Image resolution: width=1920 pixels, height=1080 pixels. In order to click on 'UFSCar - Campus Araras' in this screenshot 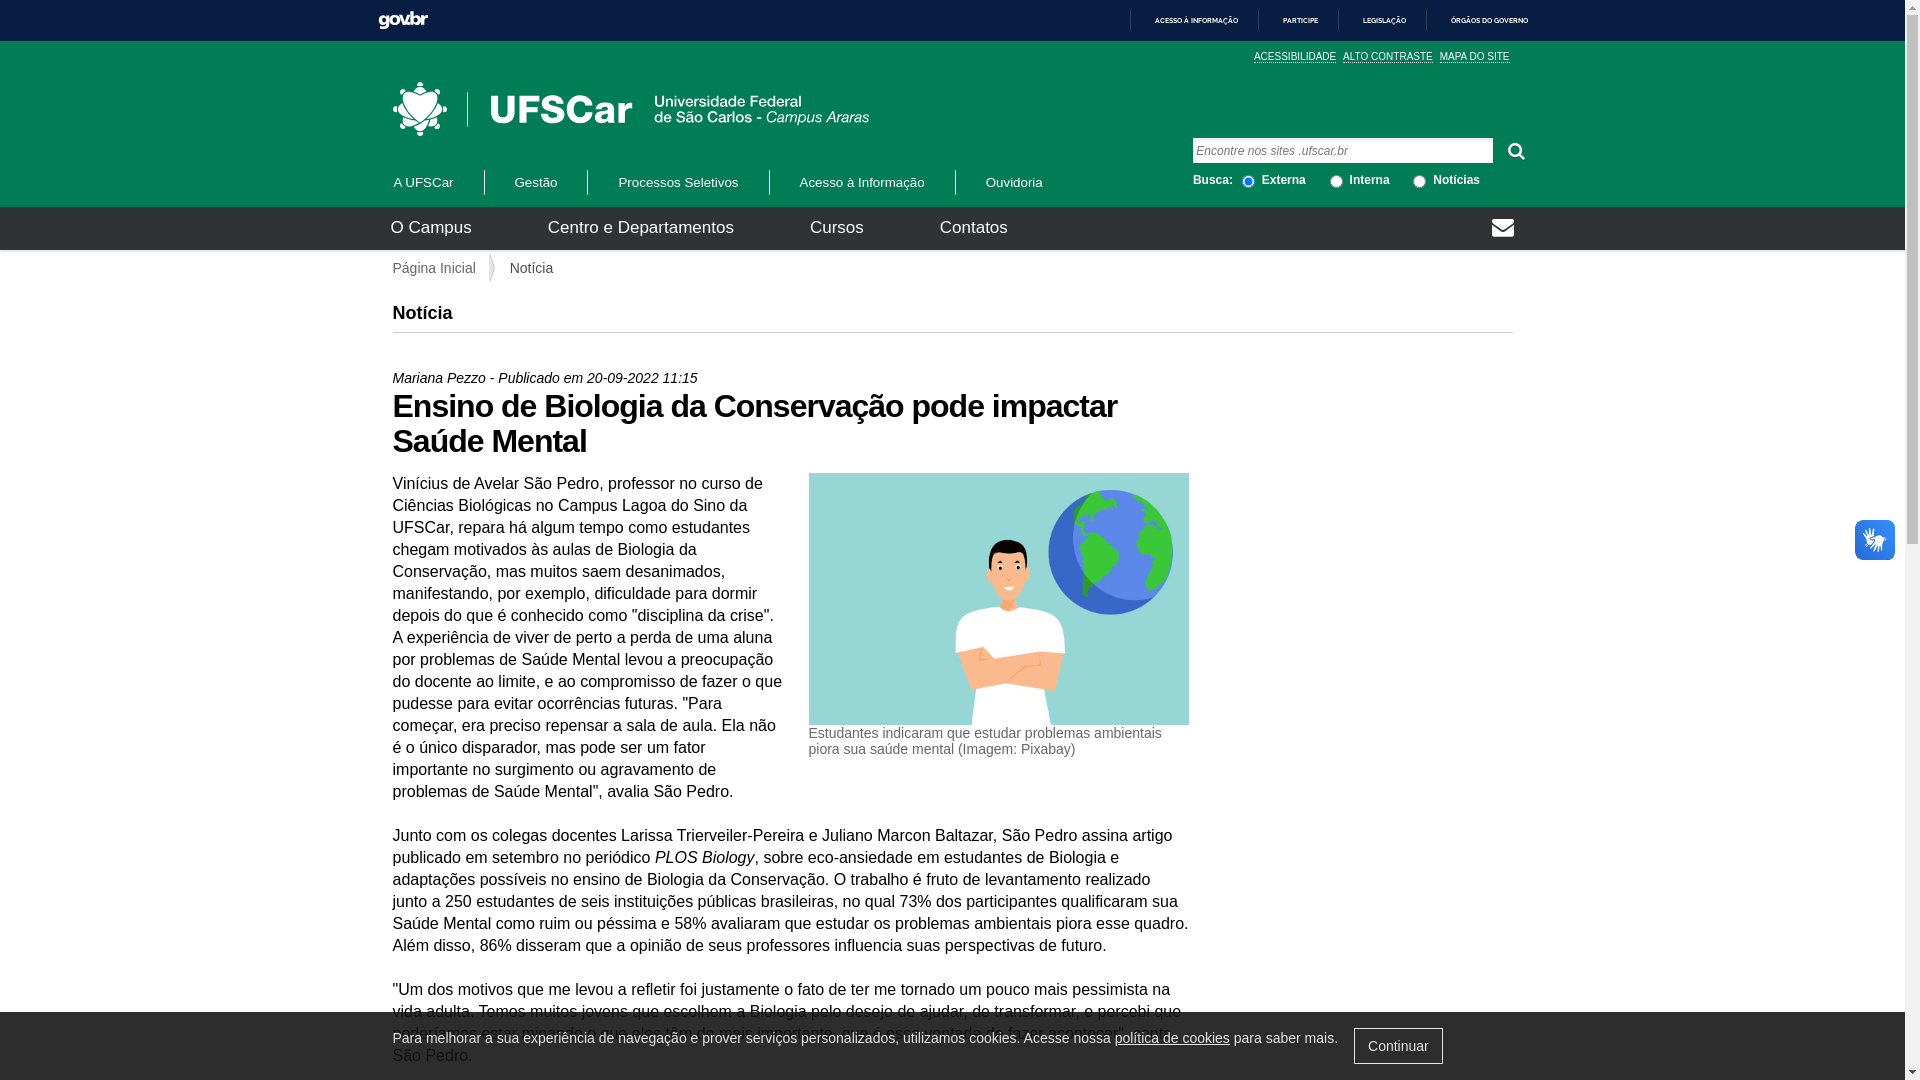, I will do `click(563, 108)`.